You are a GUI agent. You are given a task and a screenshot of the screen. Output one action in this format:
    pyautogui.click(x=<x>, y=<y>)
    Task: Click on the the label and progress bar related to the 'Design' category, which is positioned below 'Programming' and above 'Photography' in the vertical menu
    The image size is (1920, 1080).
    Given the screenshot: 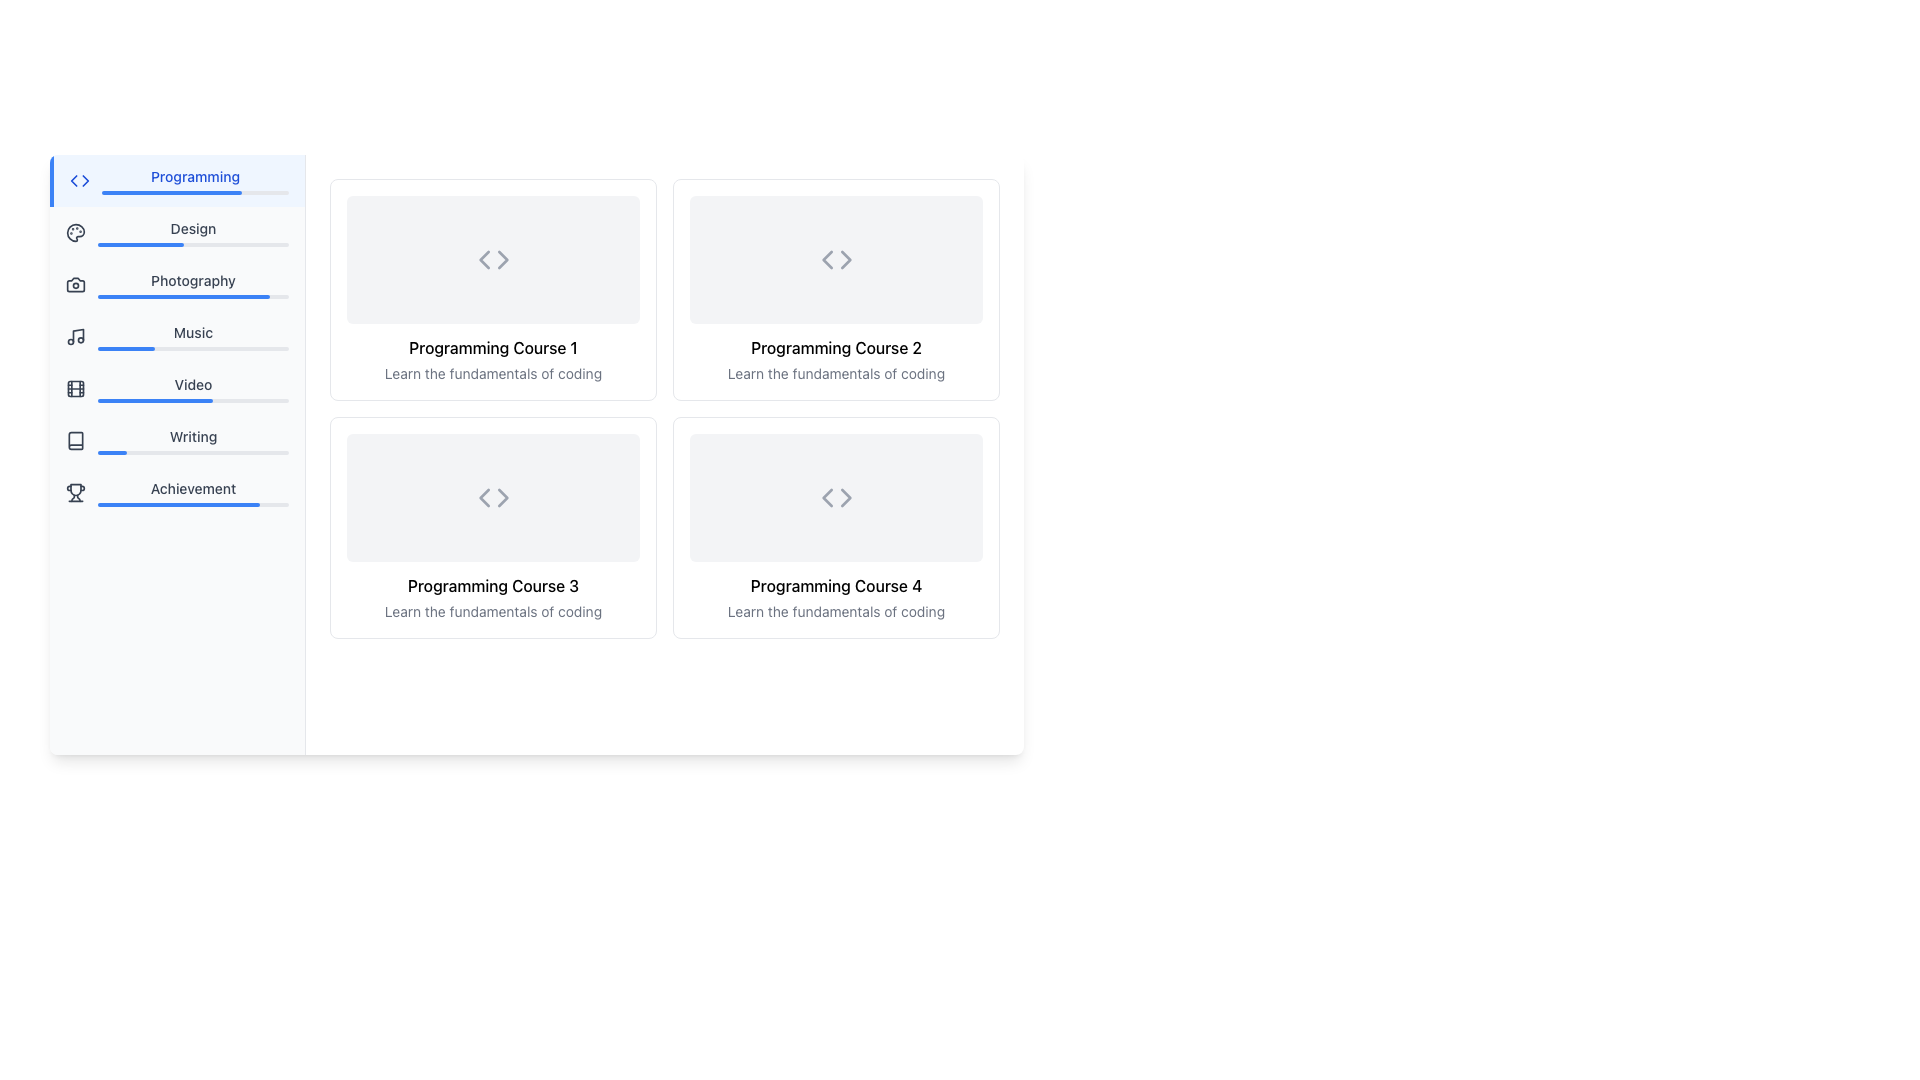 What is the action you would take?
    pyautogui.click(x=193, y=231)
    